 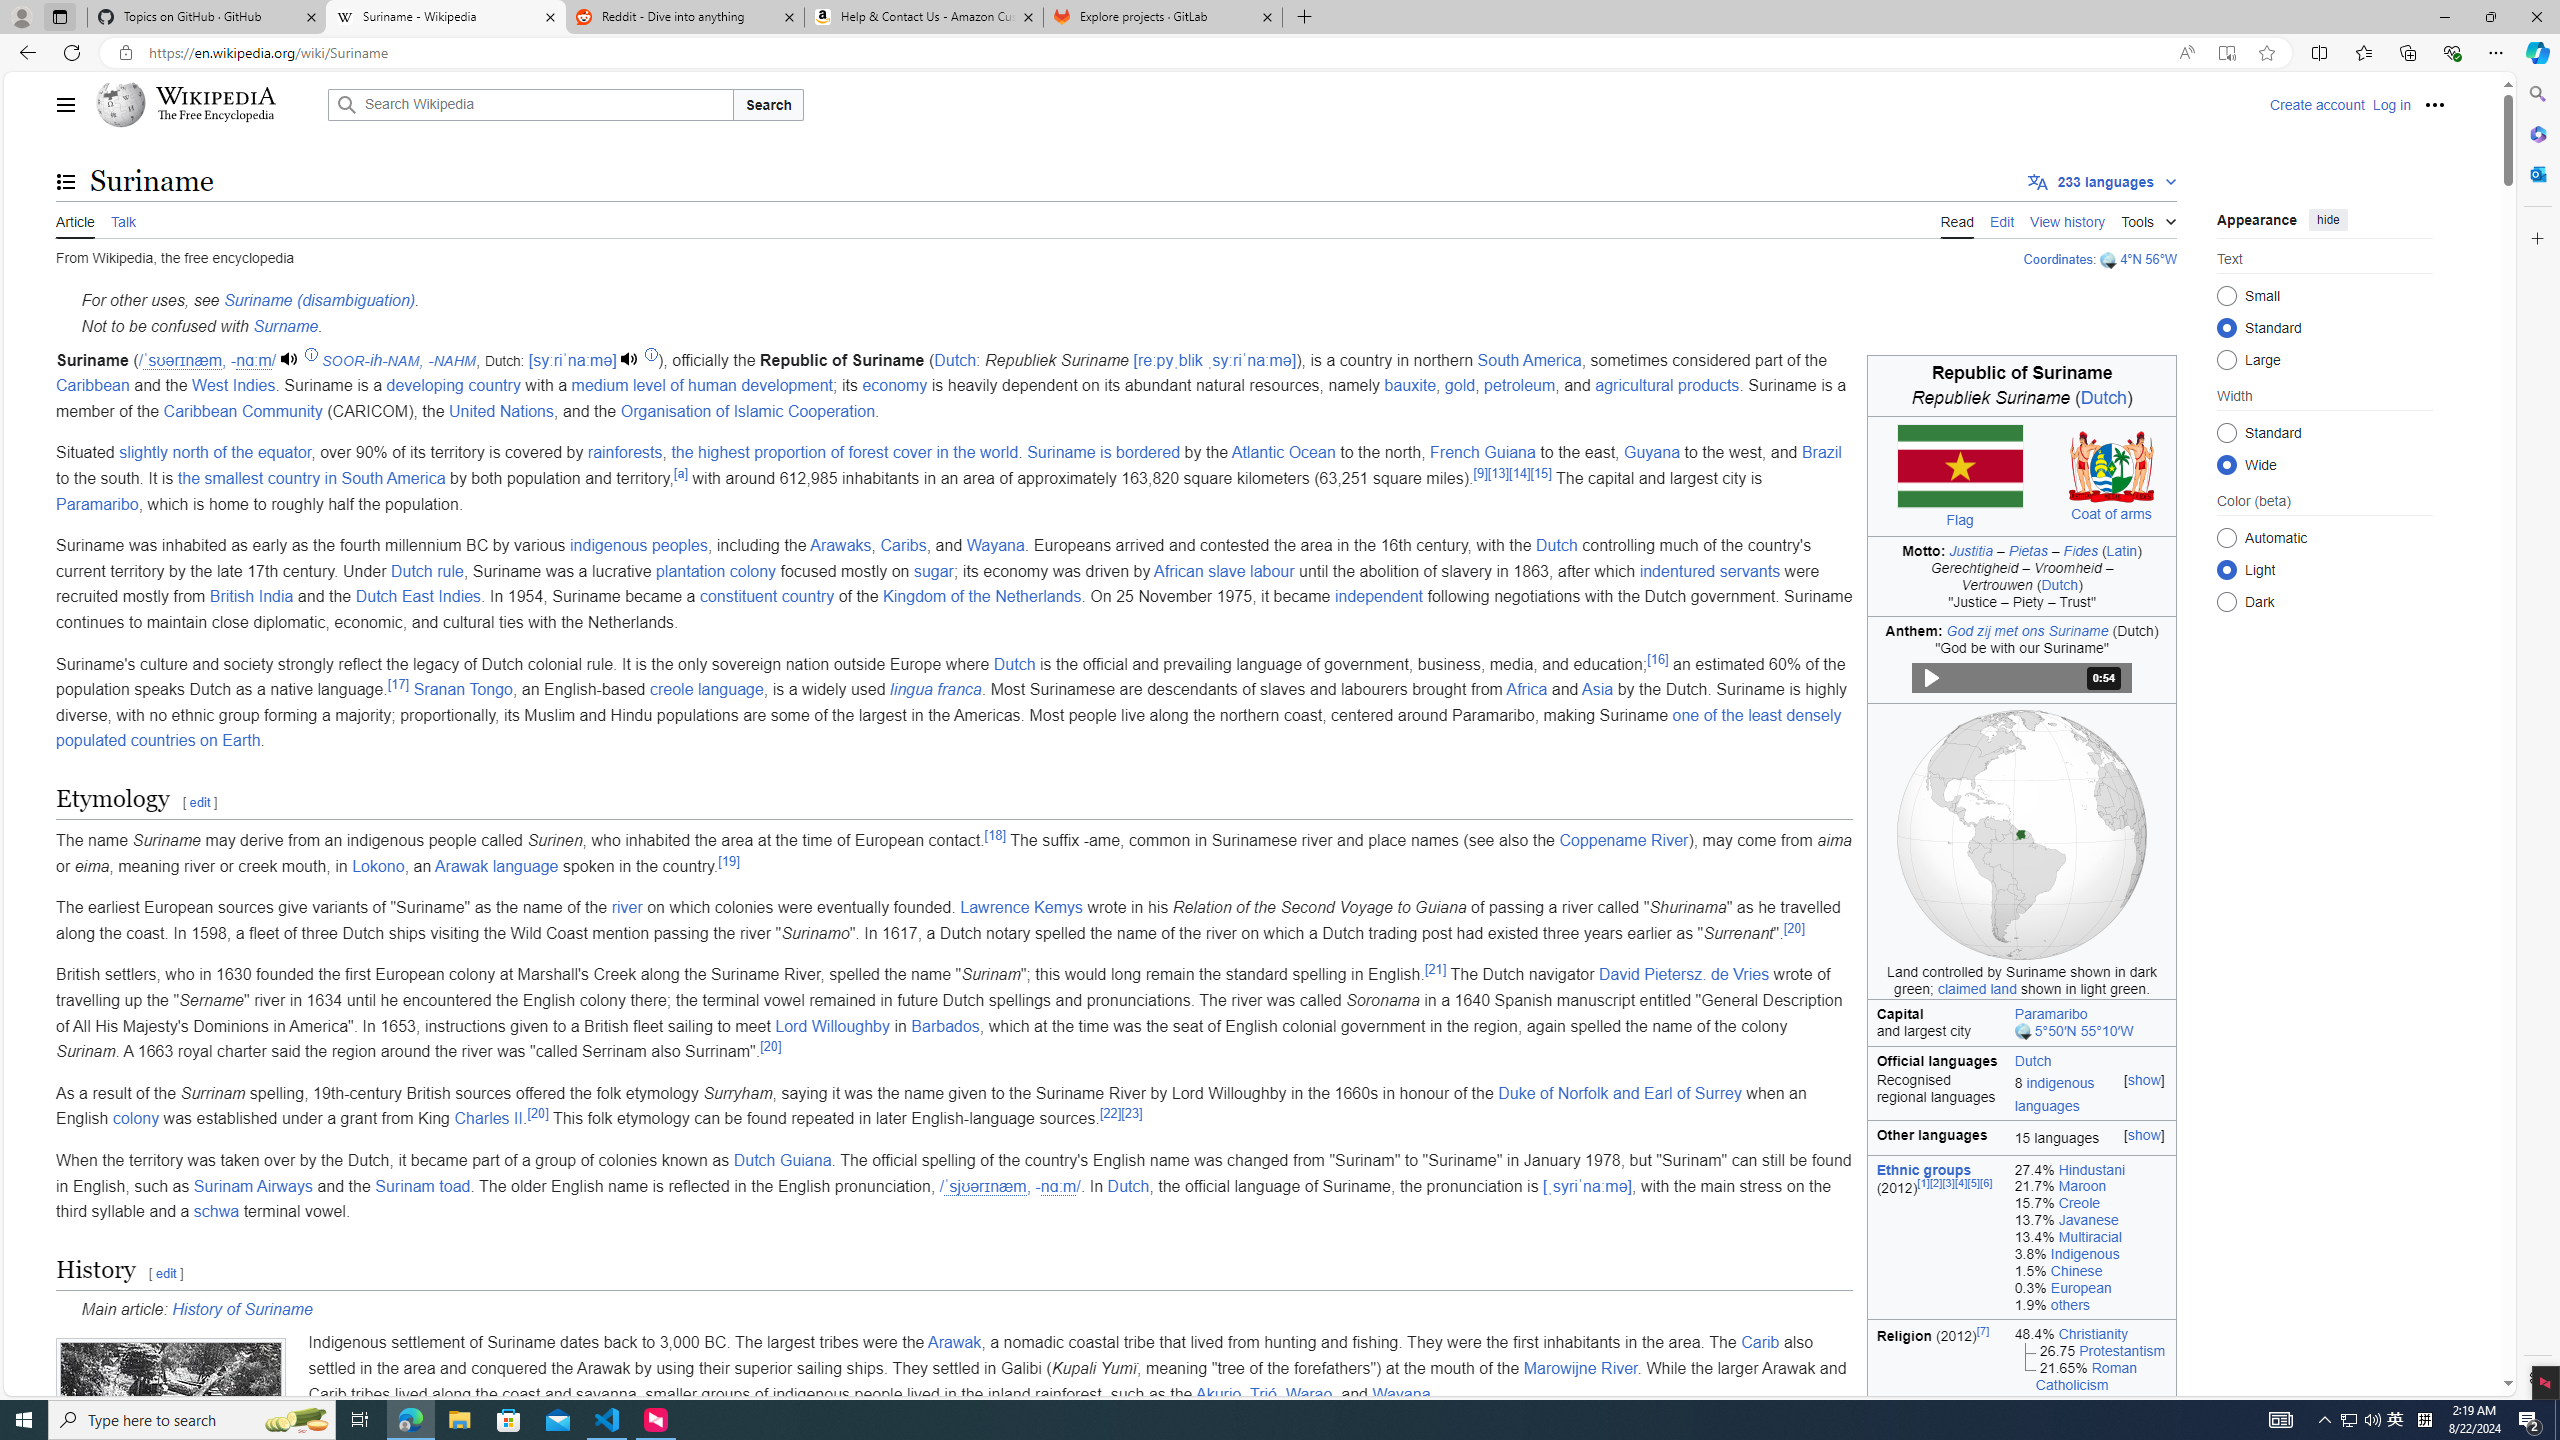 What do you see at coordinates (1977, 988) in the screenshot?
I see `'claimed land'` at bounding box center [1977, 988].